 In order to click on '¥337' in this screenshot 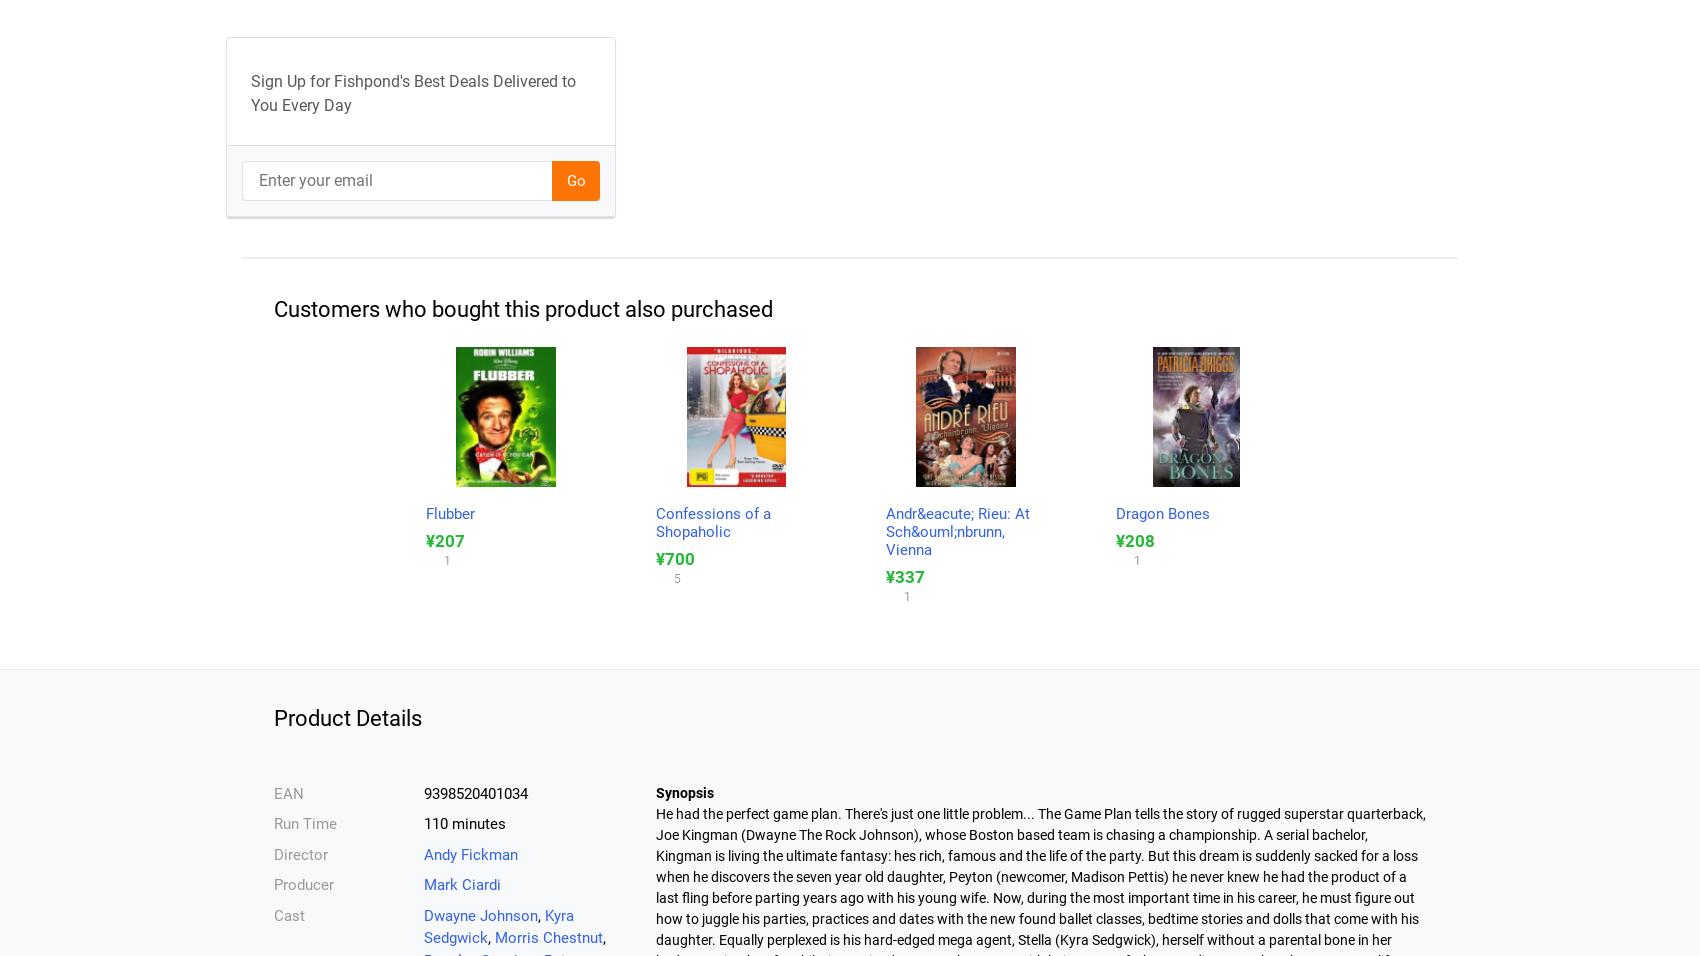, I will do `click(905, 574)`.